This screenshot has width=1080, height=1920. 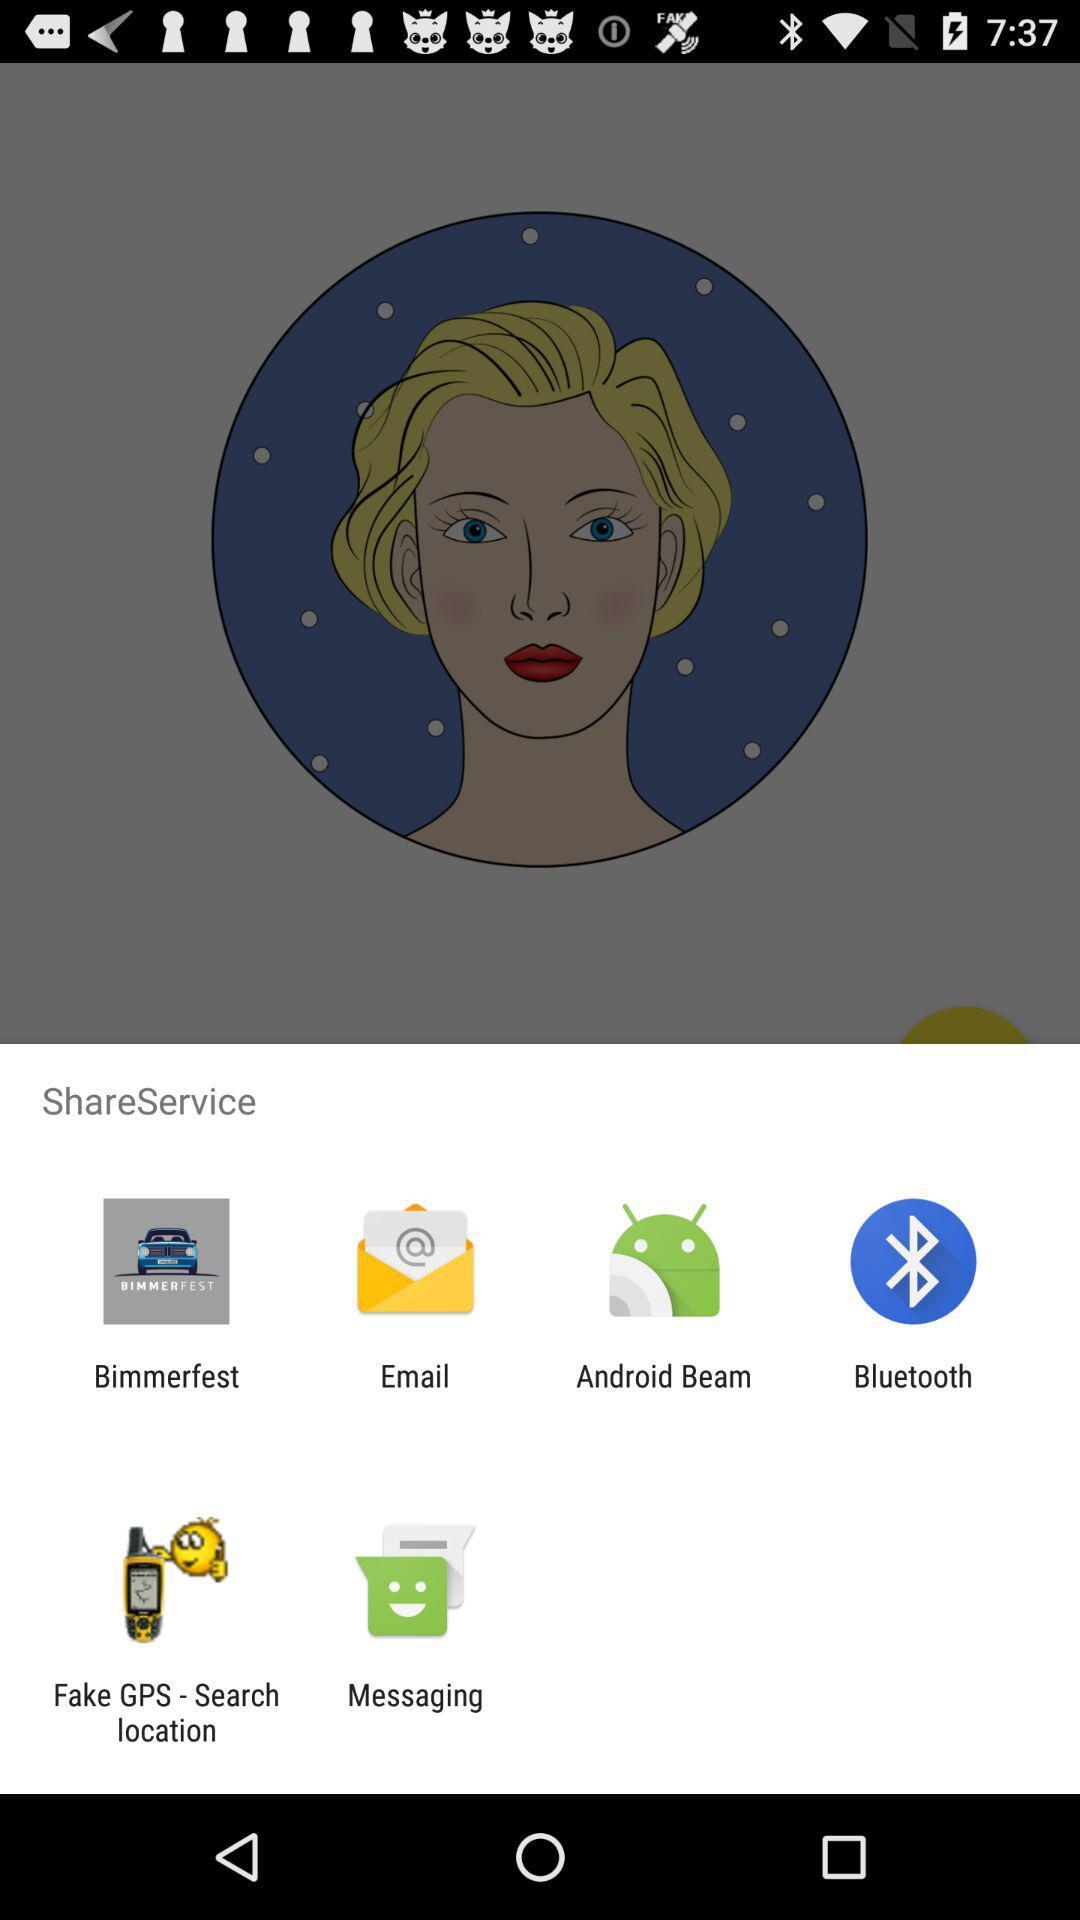 What do you see at coordinates (165, 1711) in the screenshot?
I see `fake gps search app` at bounding box center [165, 1711].